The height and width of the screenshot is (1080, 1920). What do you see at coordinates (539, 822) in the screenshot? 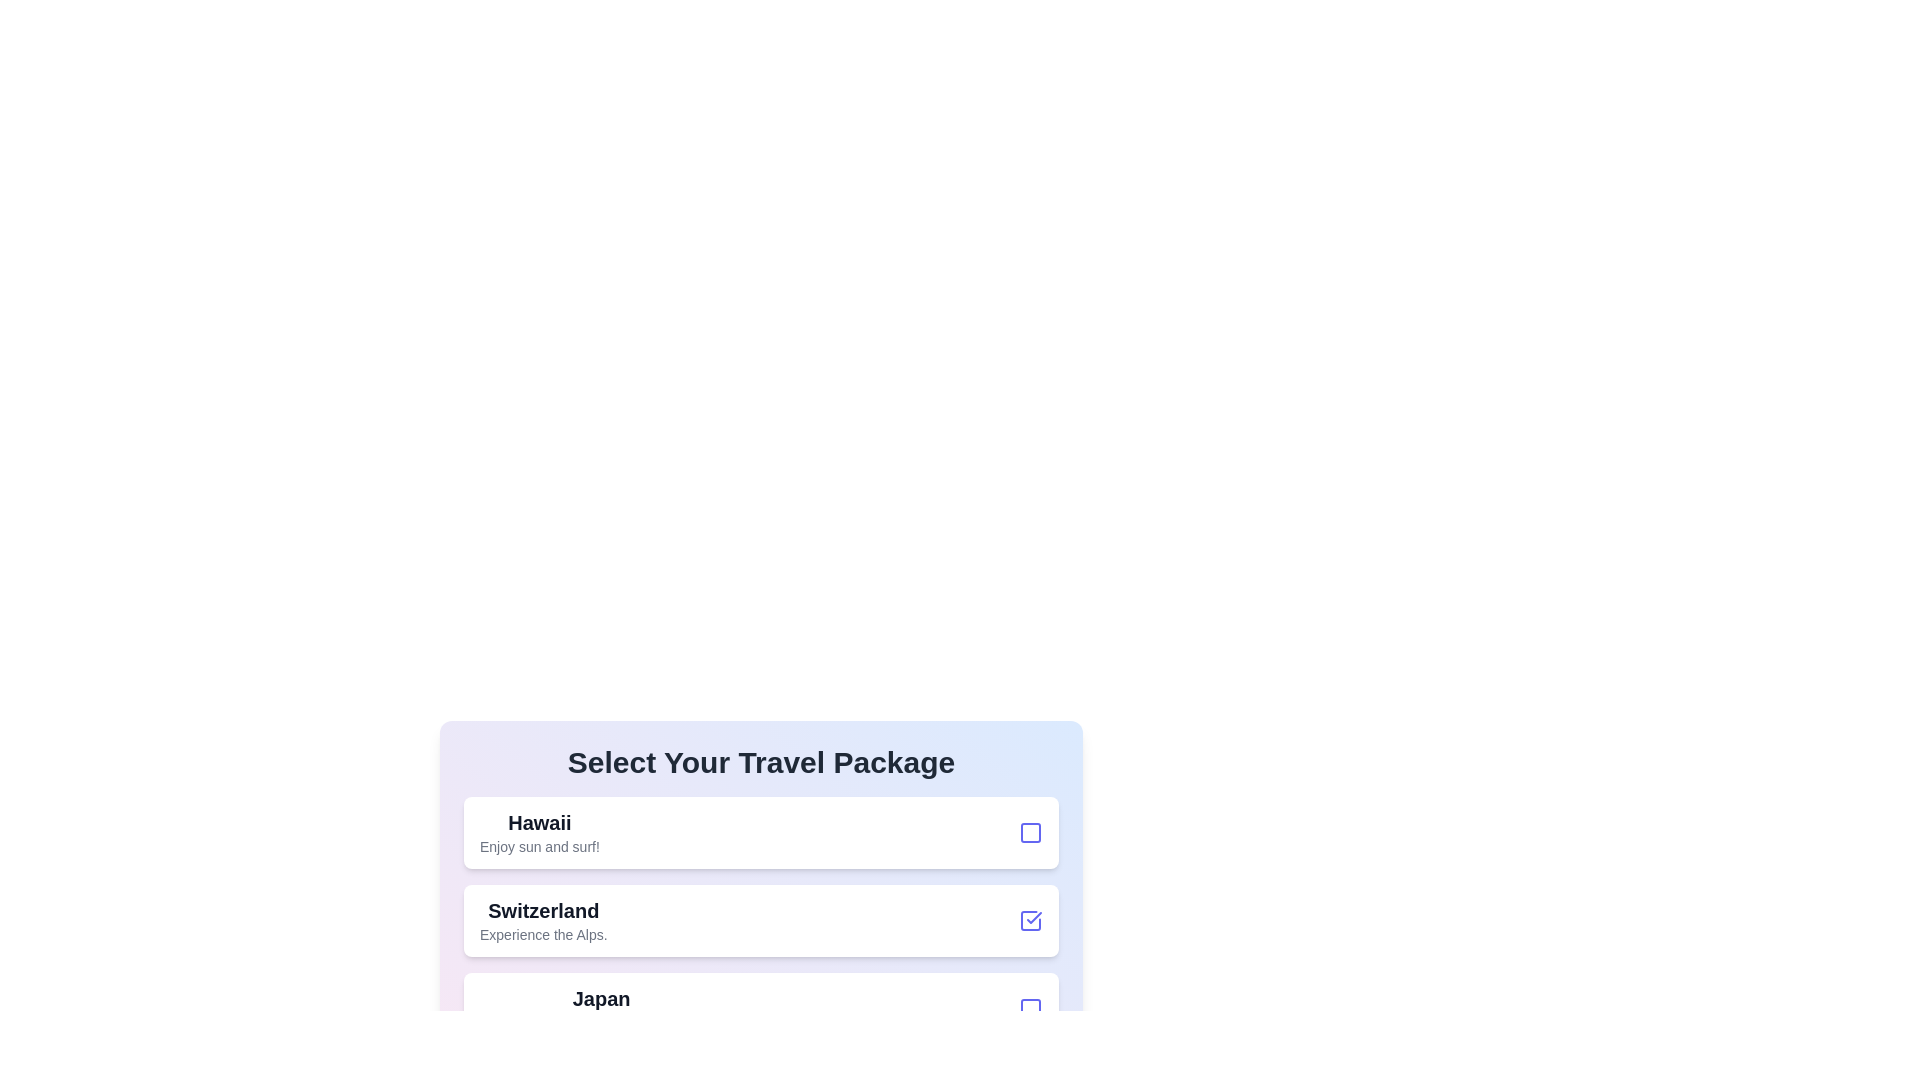
I see `the text of the travel package Hawaii to select it` at bounding box center [539, 822].